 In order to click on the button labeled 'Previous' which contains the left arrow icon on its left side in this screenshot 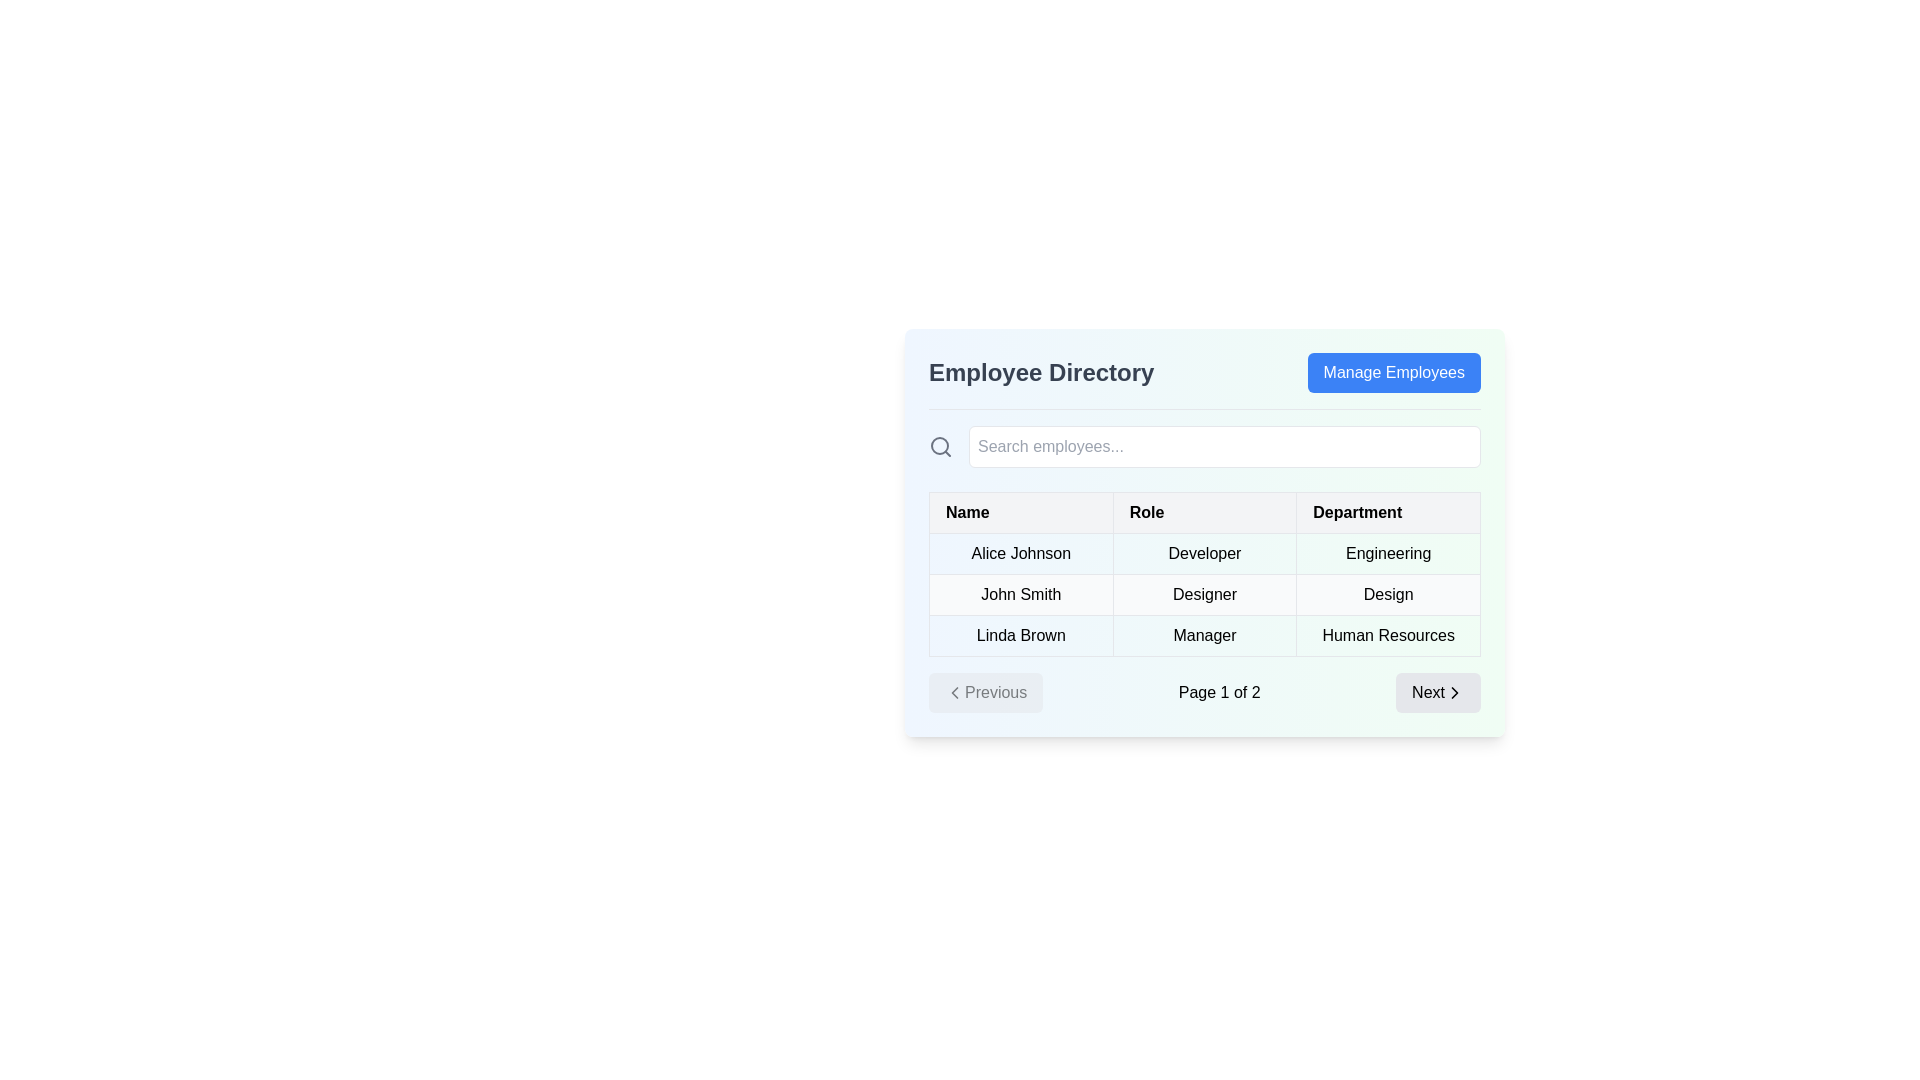, I will do `click(954, 692)`.